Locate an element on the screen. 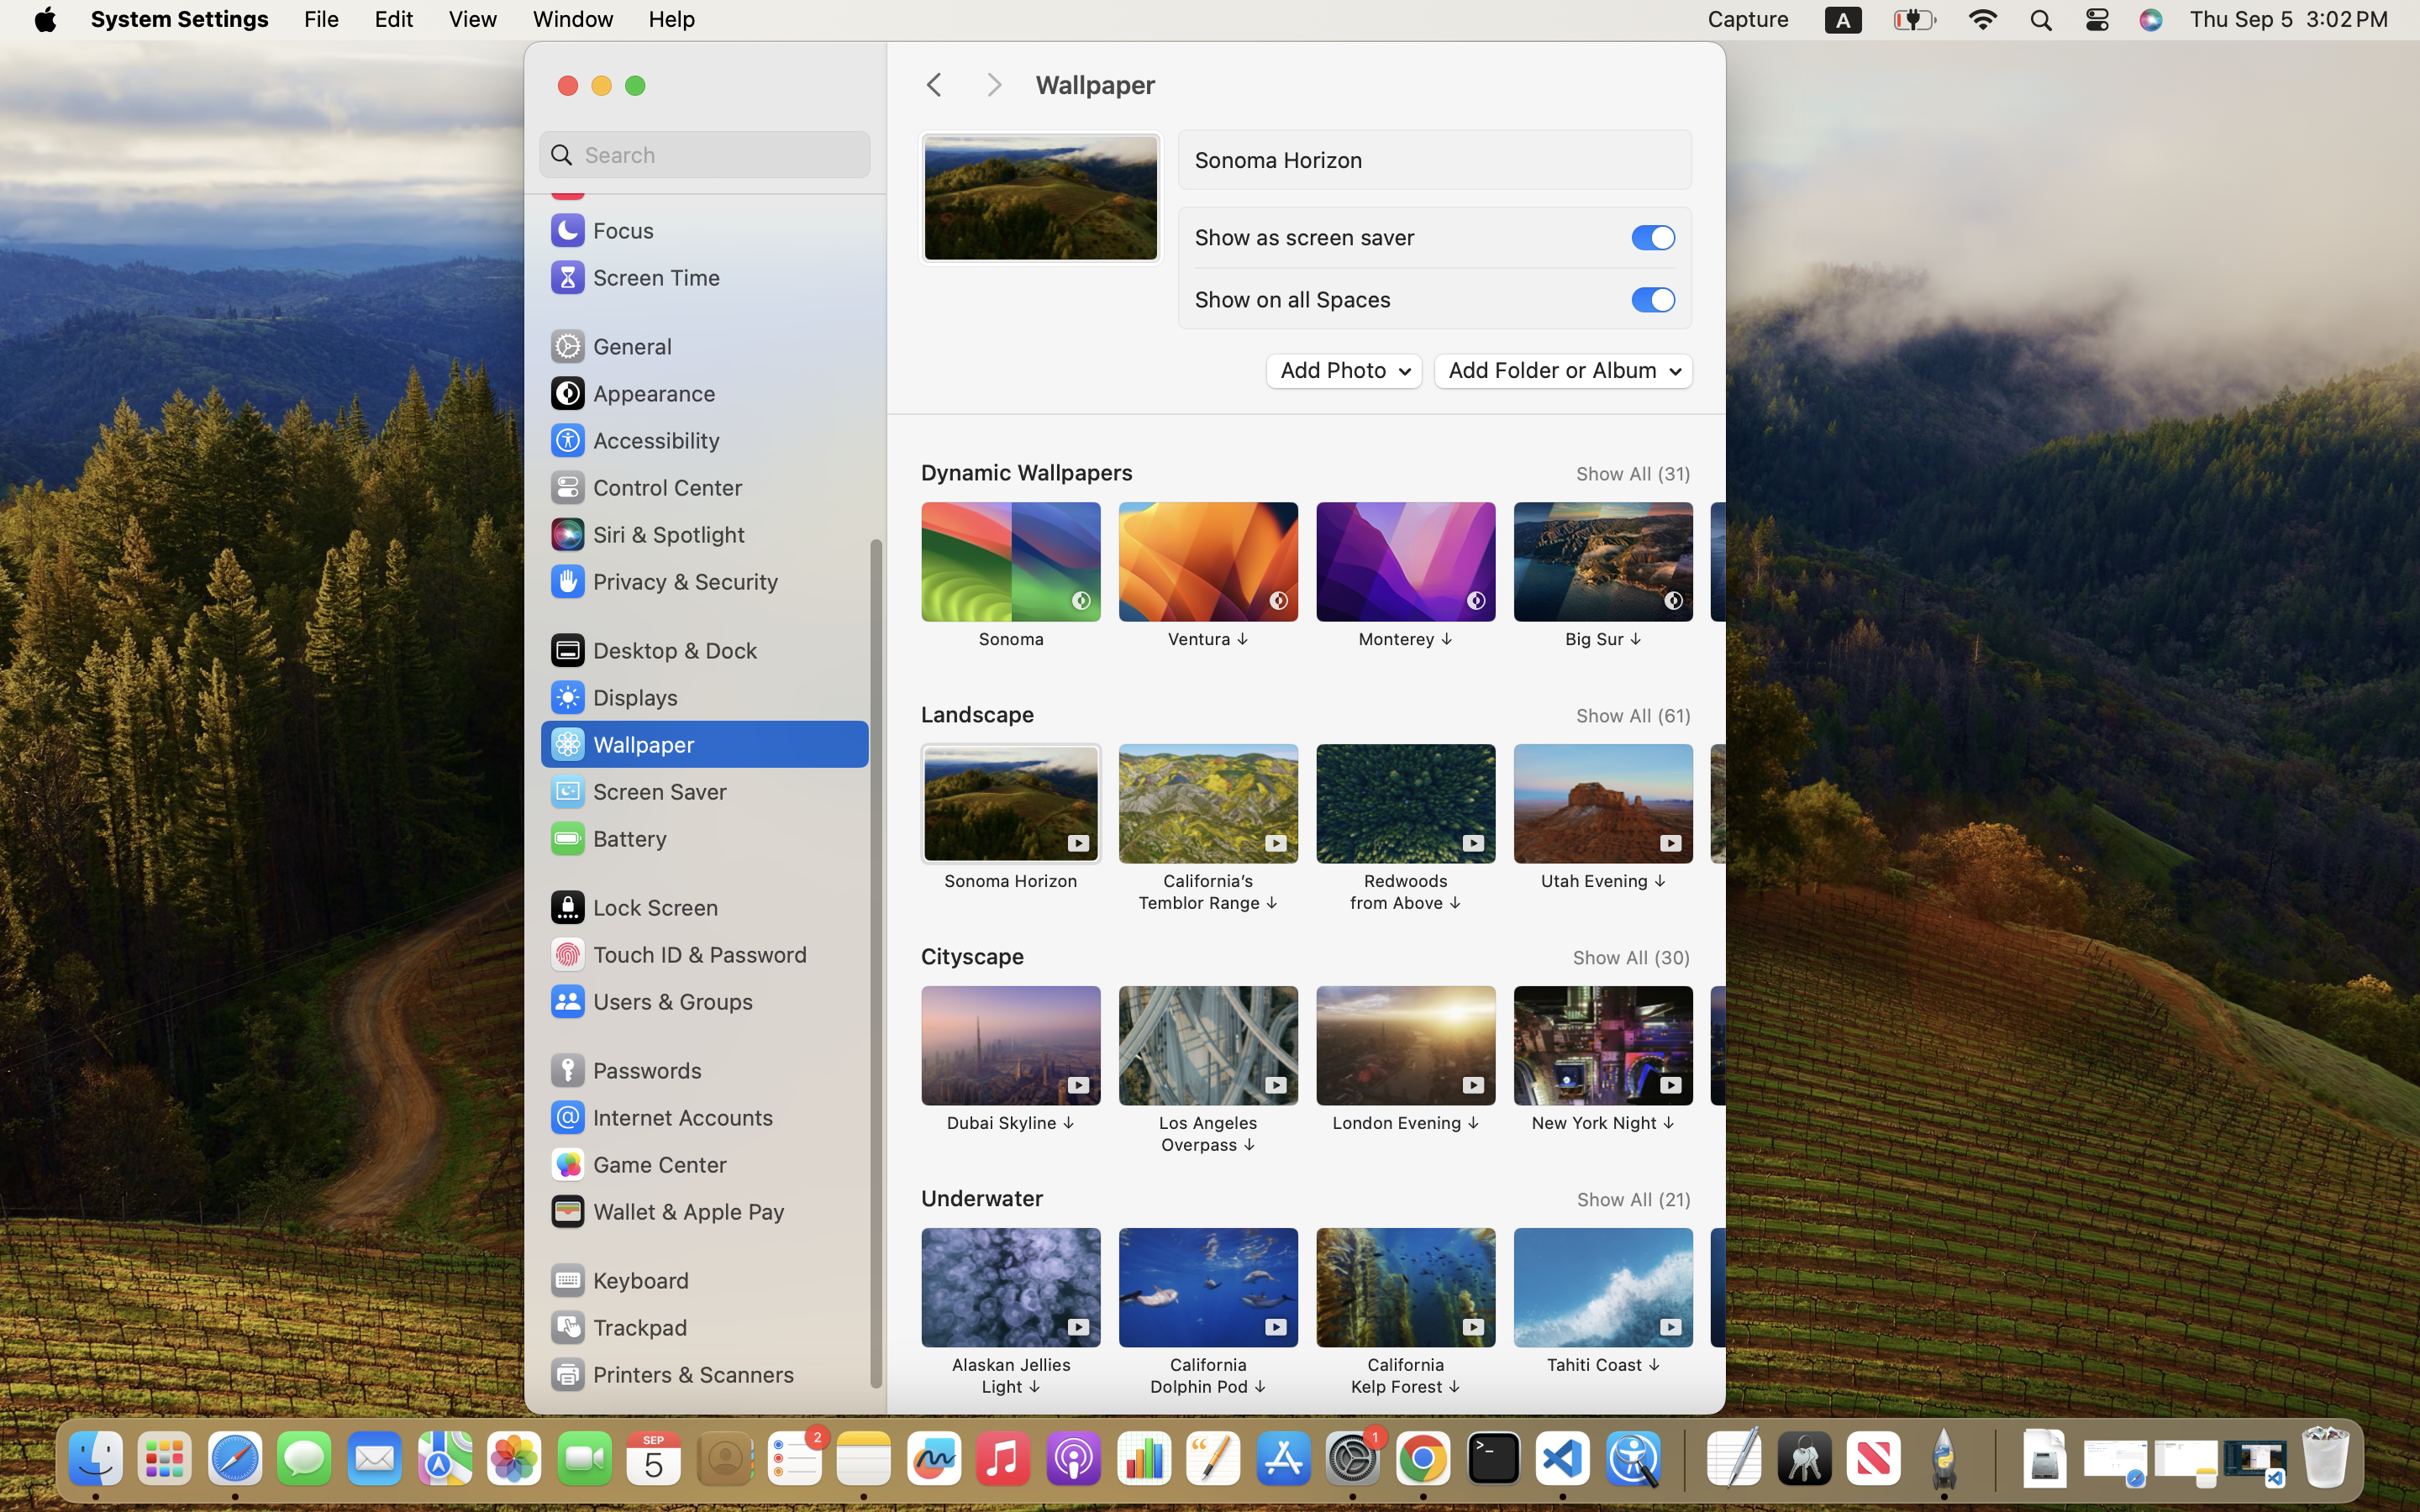  '0.4285714328289032' is located at coordinates (1681, 1459).